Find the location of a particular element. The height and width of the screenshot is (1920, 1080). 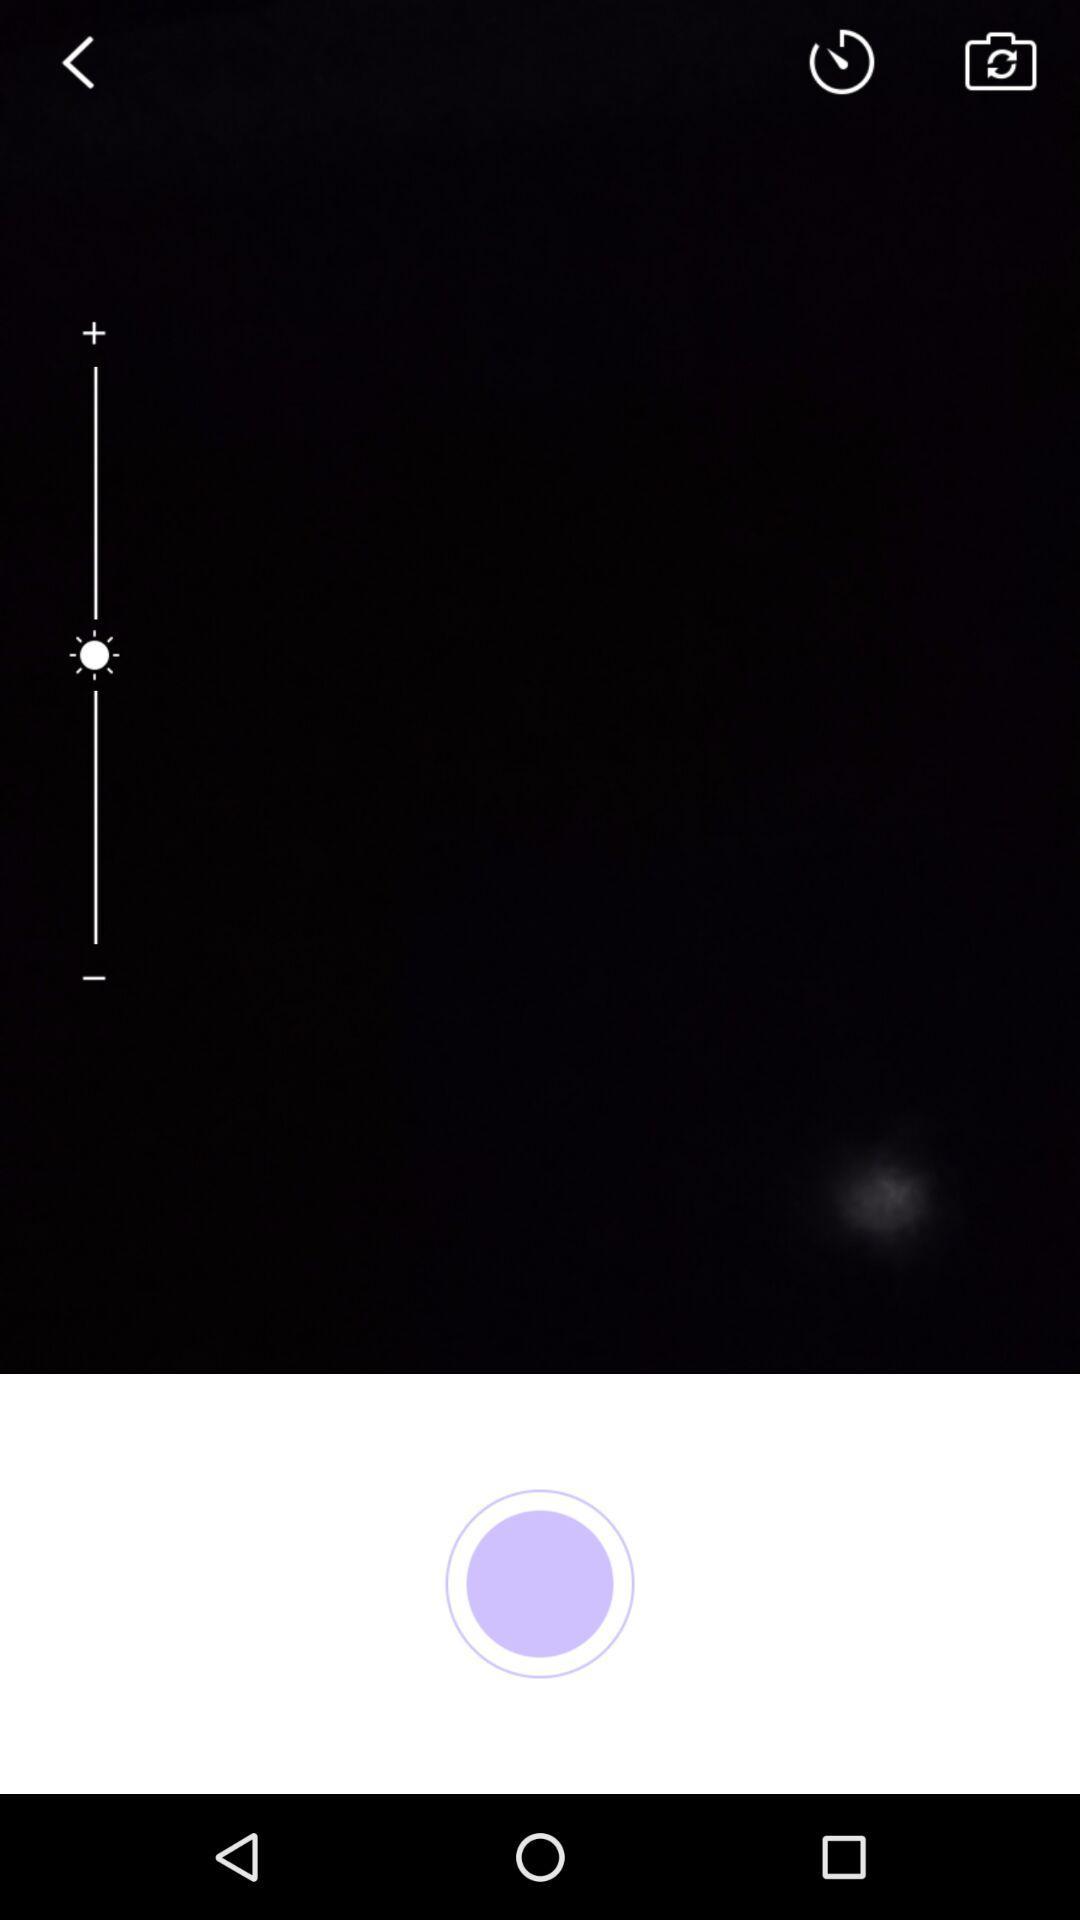

the time icon is located at coordinates (842, 67).